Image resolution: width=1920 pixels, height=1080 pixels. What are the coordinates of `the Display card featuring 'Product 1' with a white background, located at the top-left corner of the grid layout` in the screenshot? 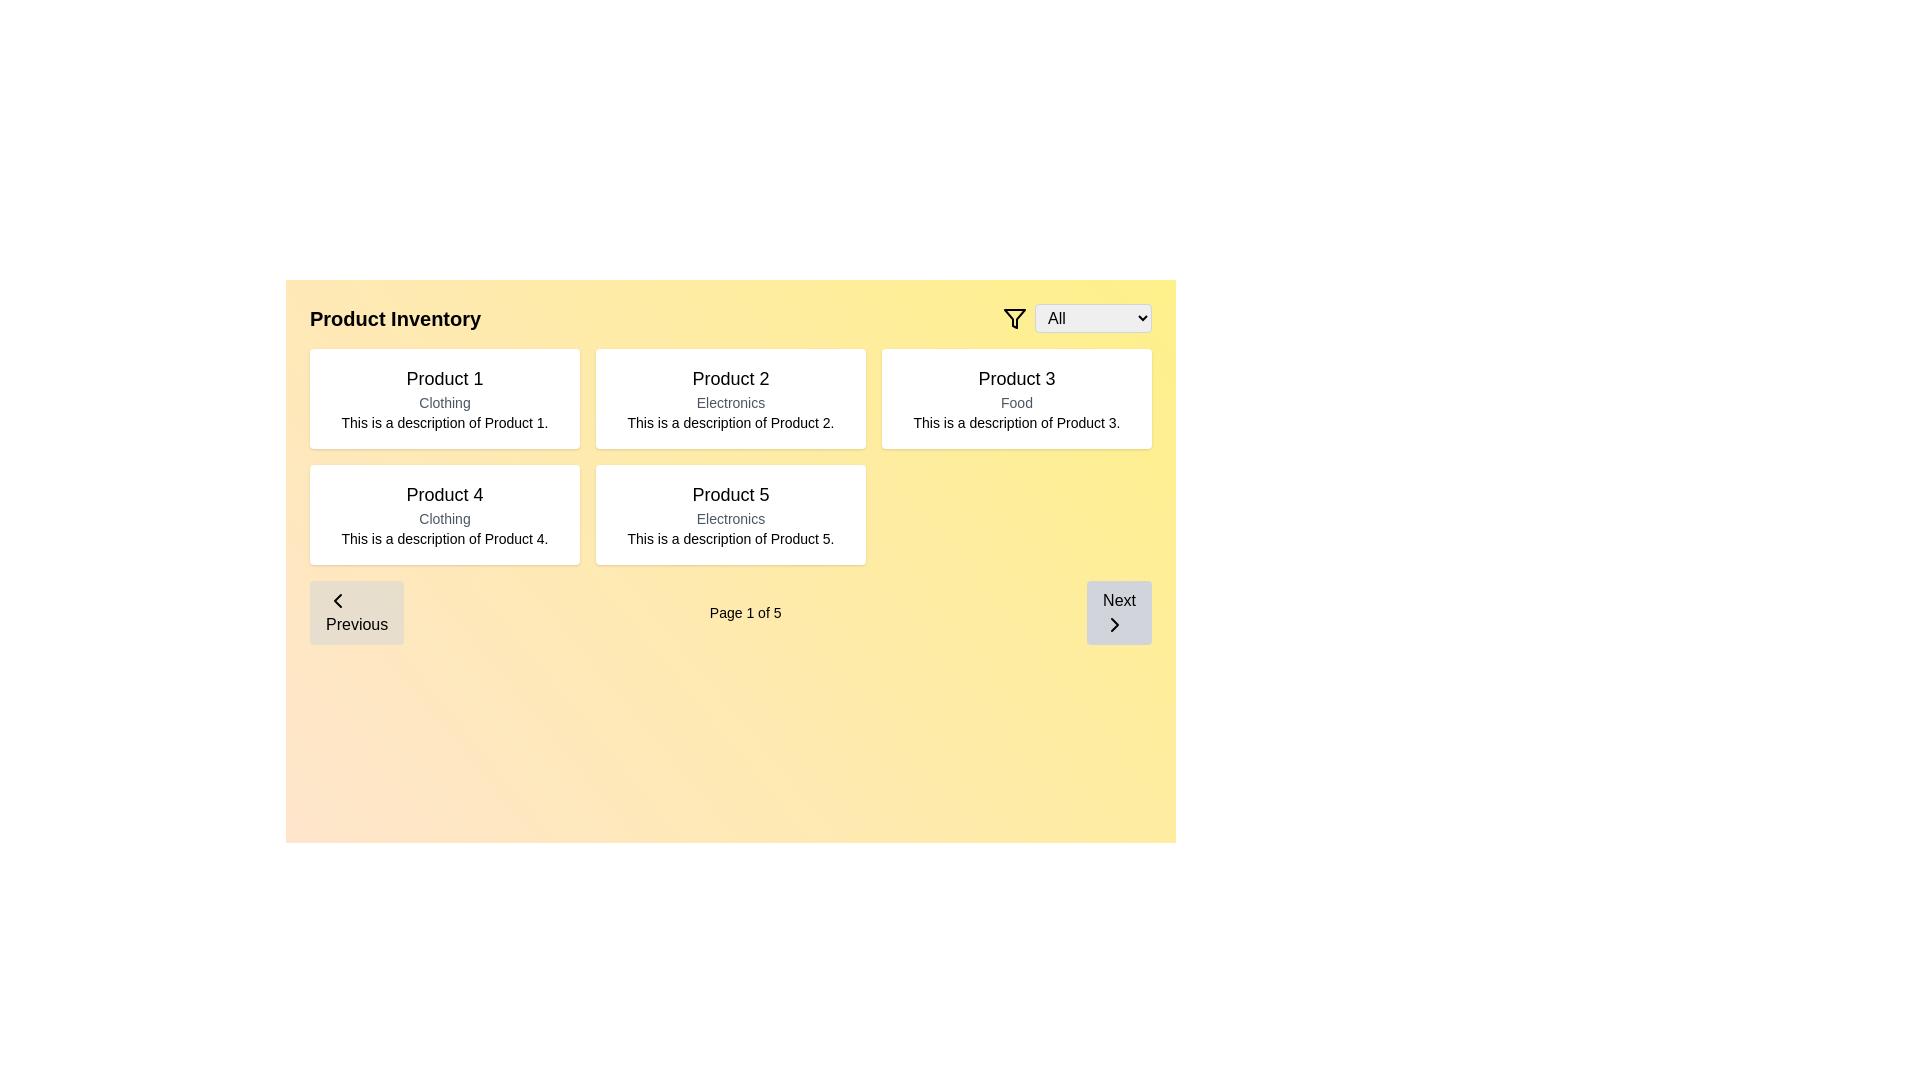 It's located at (444, 398).